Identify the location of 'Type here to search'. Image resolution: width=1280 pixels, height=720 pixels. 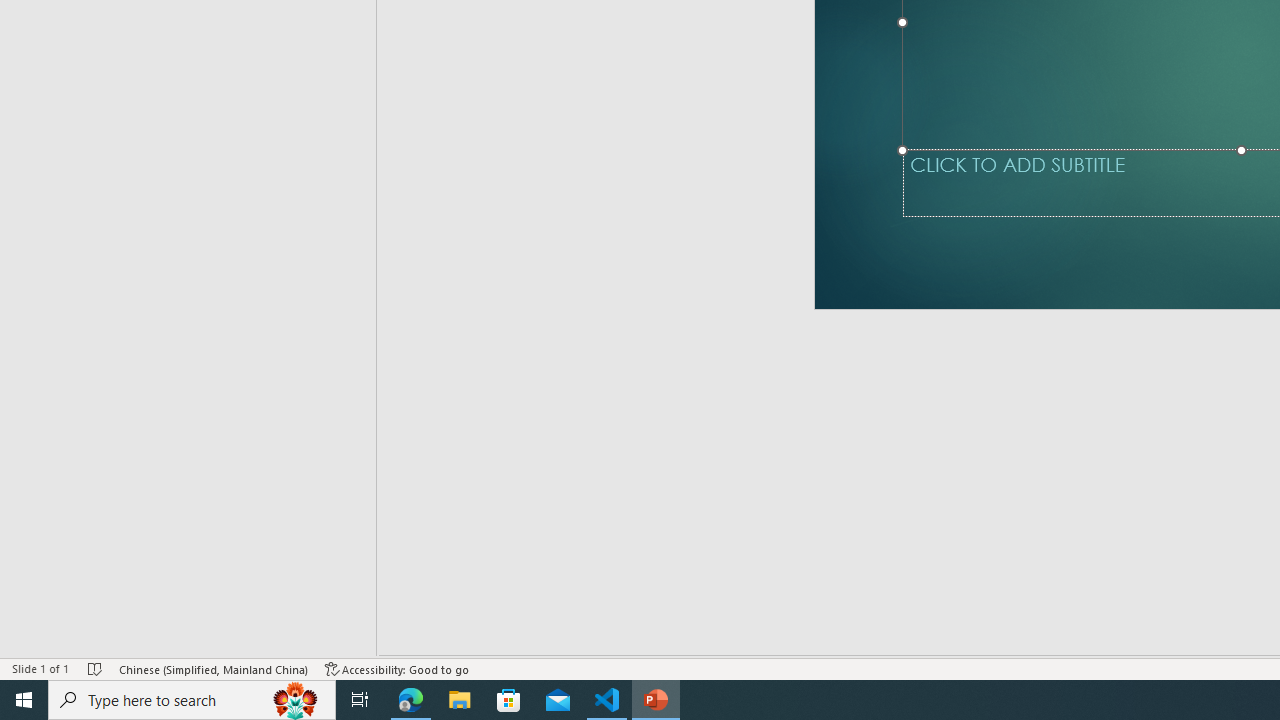
(192, 698).